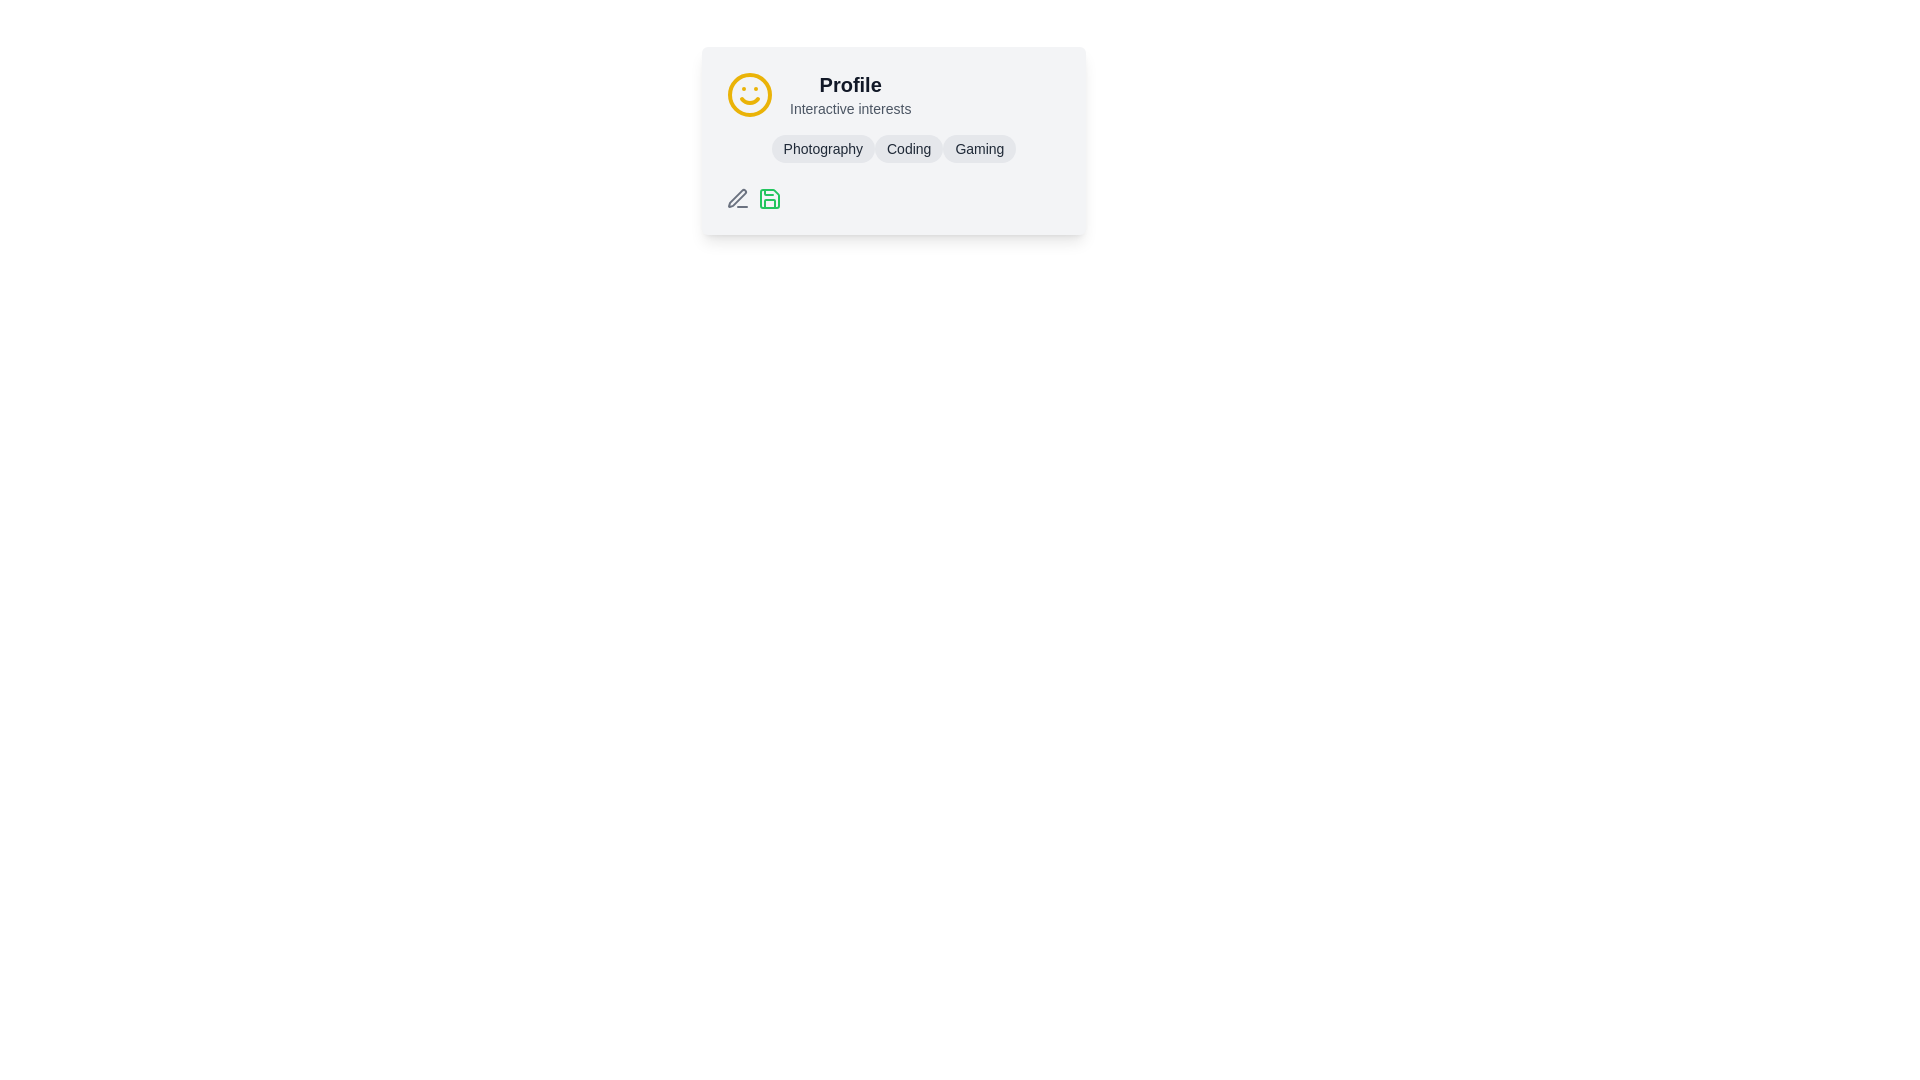  I want to click on the mouth element of the smiling face icon, which is represented by a graphic below the eyes, so click(748, 100).